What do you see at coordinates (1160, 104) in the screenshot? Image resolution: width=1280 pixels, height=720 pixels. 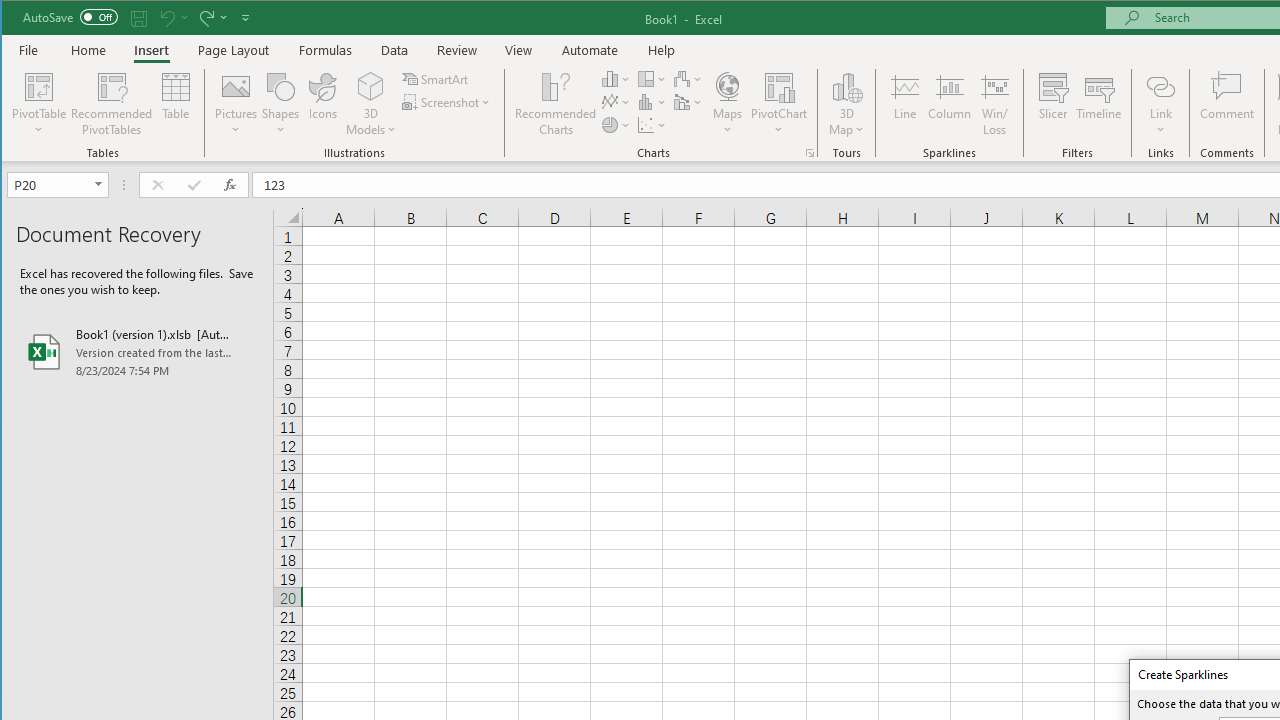 I see `'Link'` at bounding box center [1160, 104].